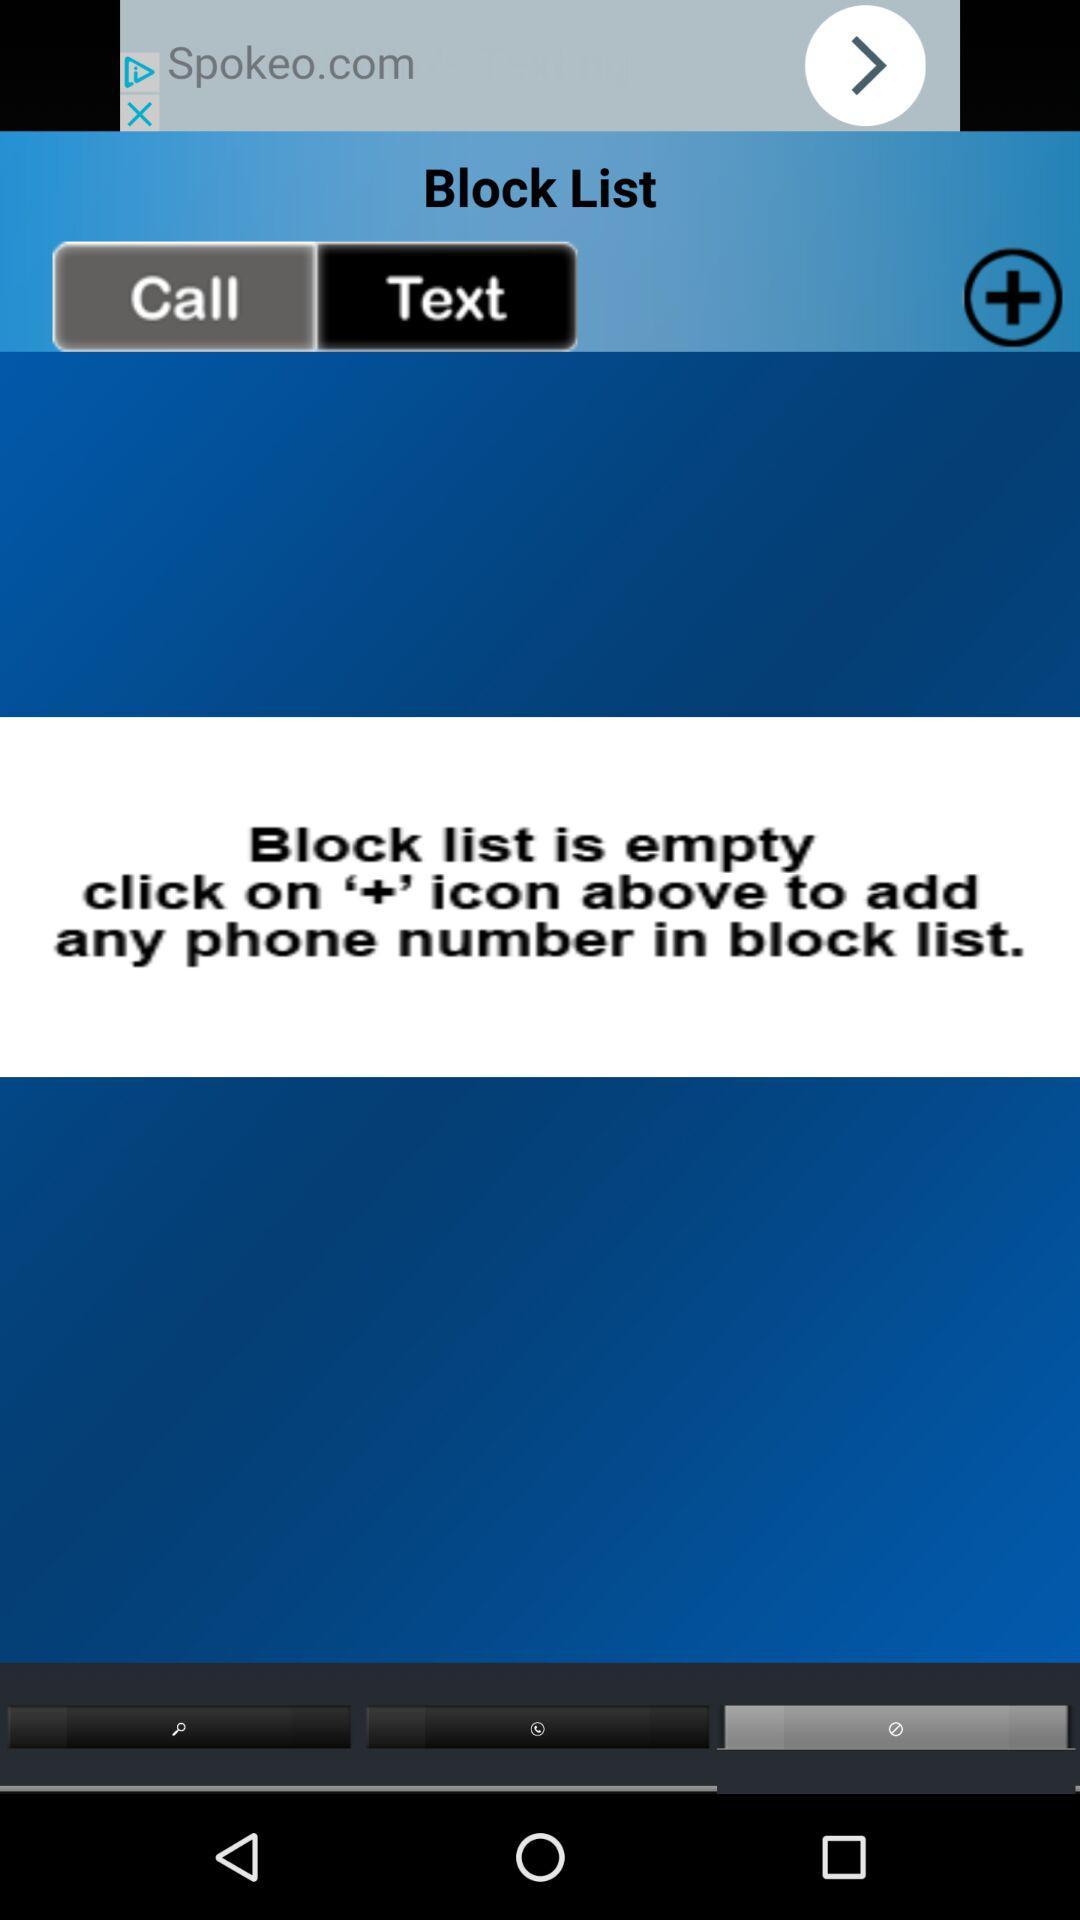 The image size is (1080, 1920). What do you see at coordinates (540, 65) in the screenshot?
I see `advertisement` at bounding box center [540, 65].